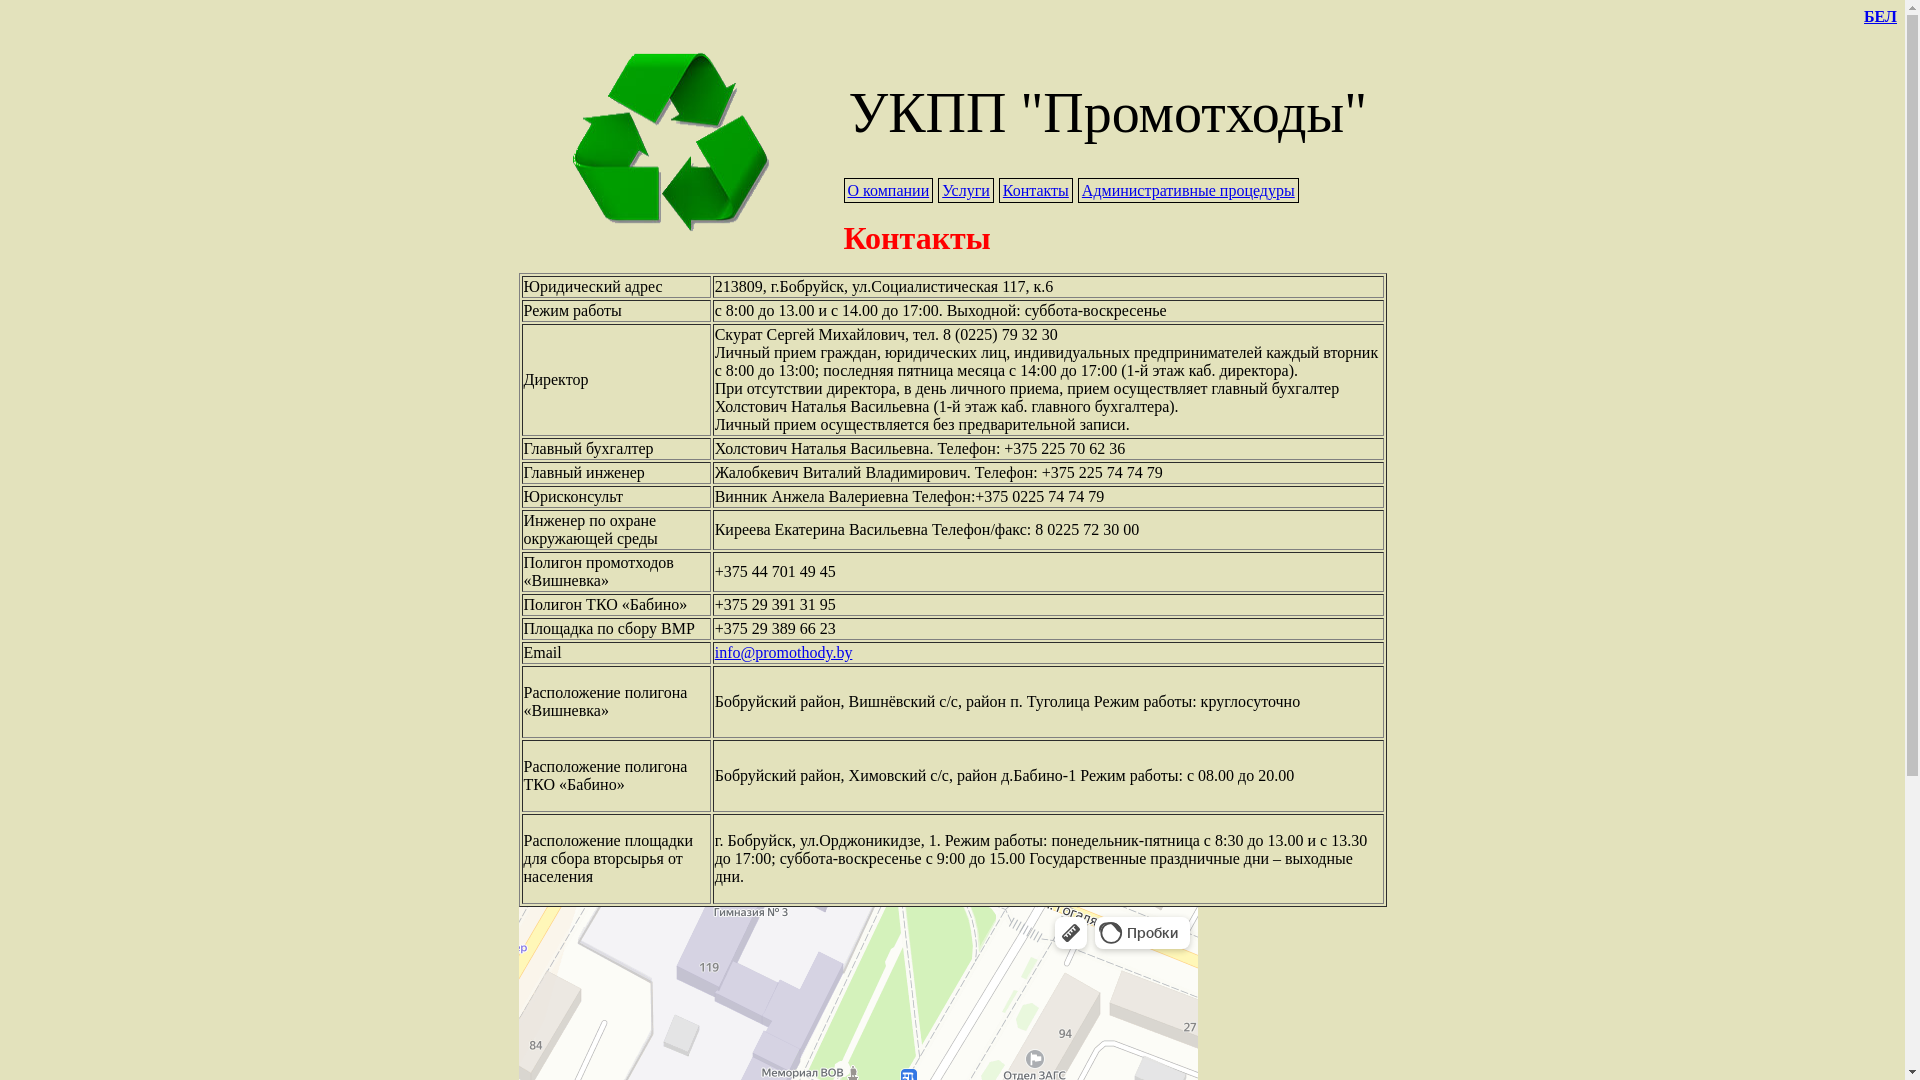 The height and width of the screenshot is (1080, 1920). What do you see at coordinates (715, 652) in the screenshot?
I see `'info@promothody.by'` at bounding box center [715, 652].